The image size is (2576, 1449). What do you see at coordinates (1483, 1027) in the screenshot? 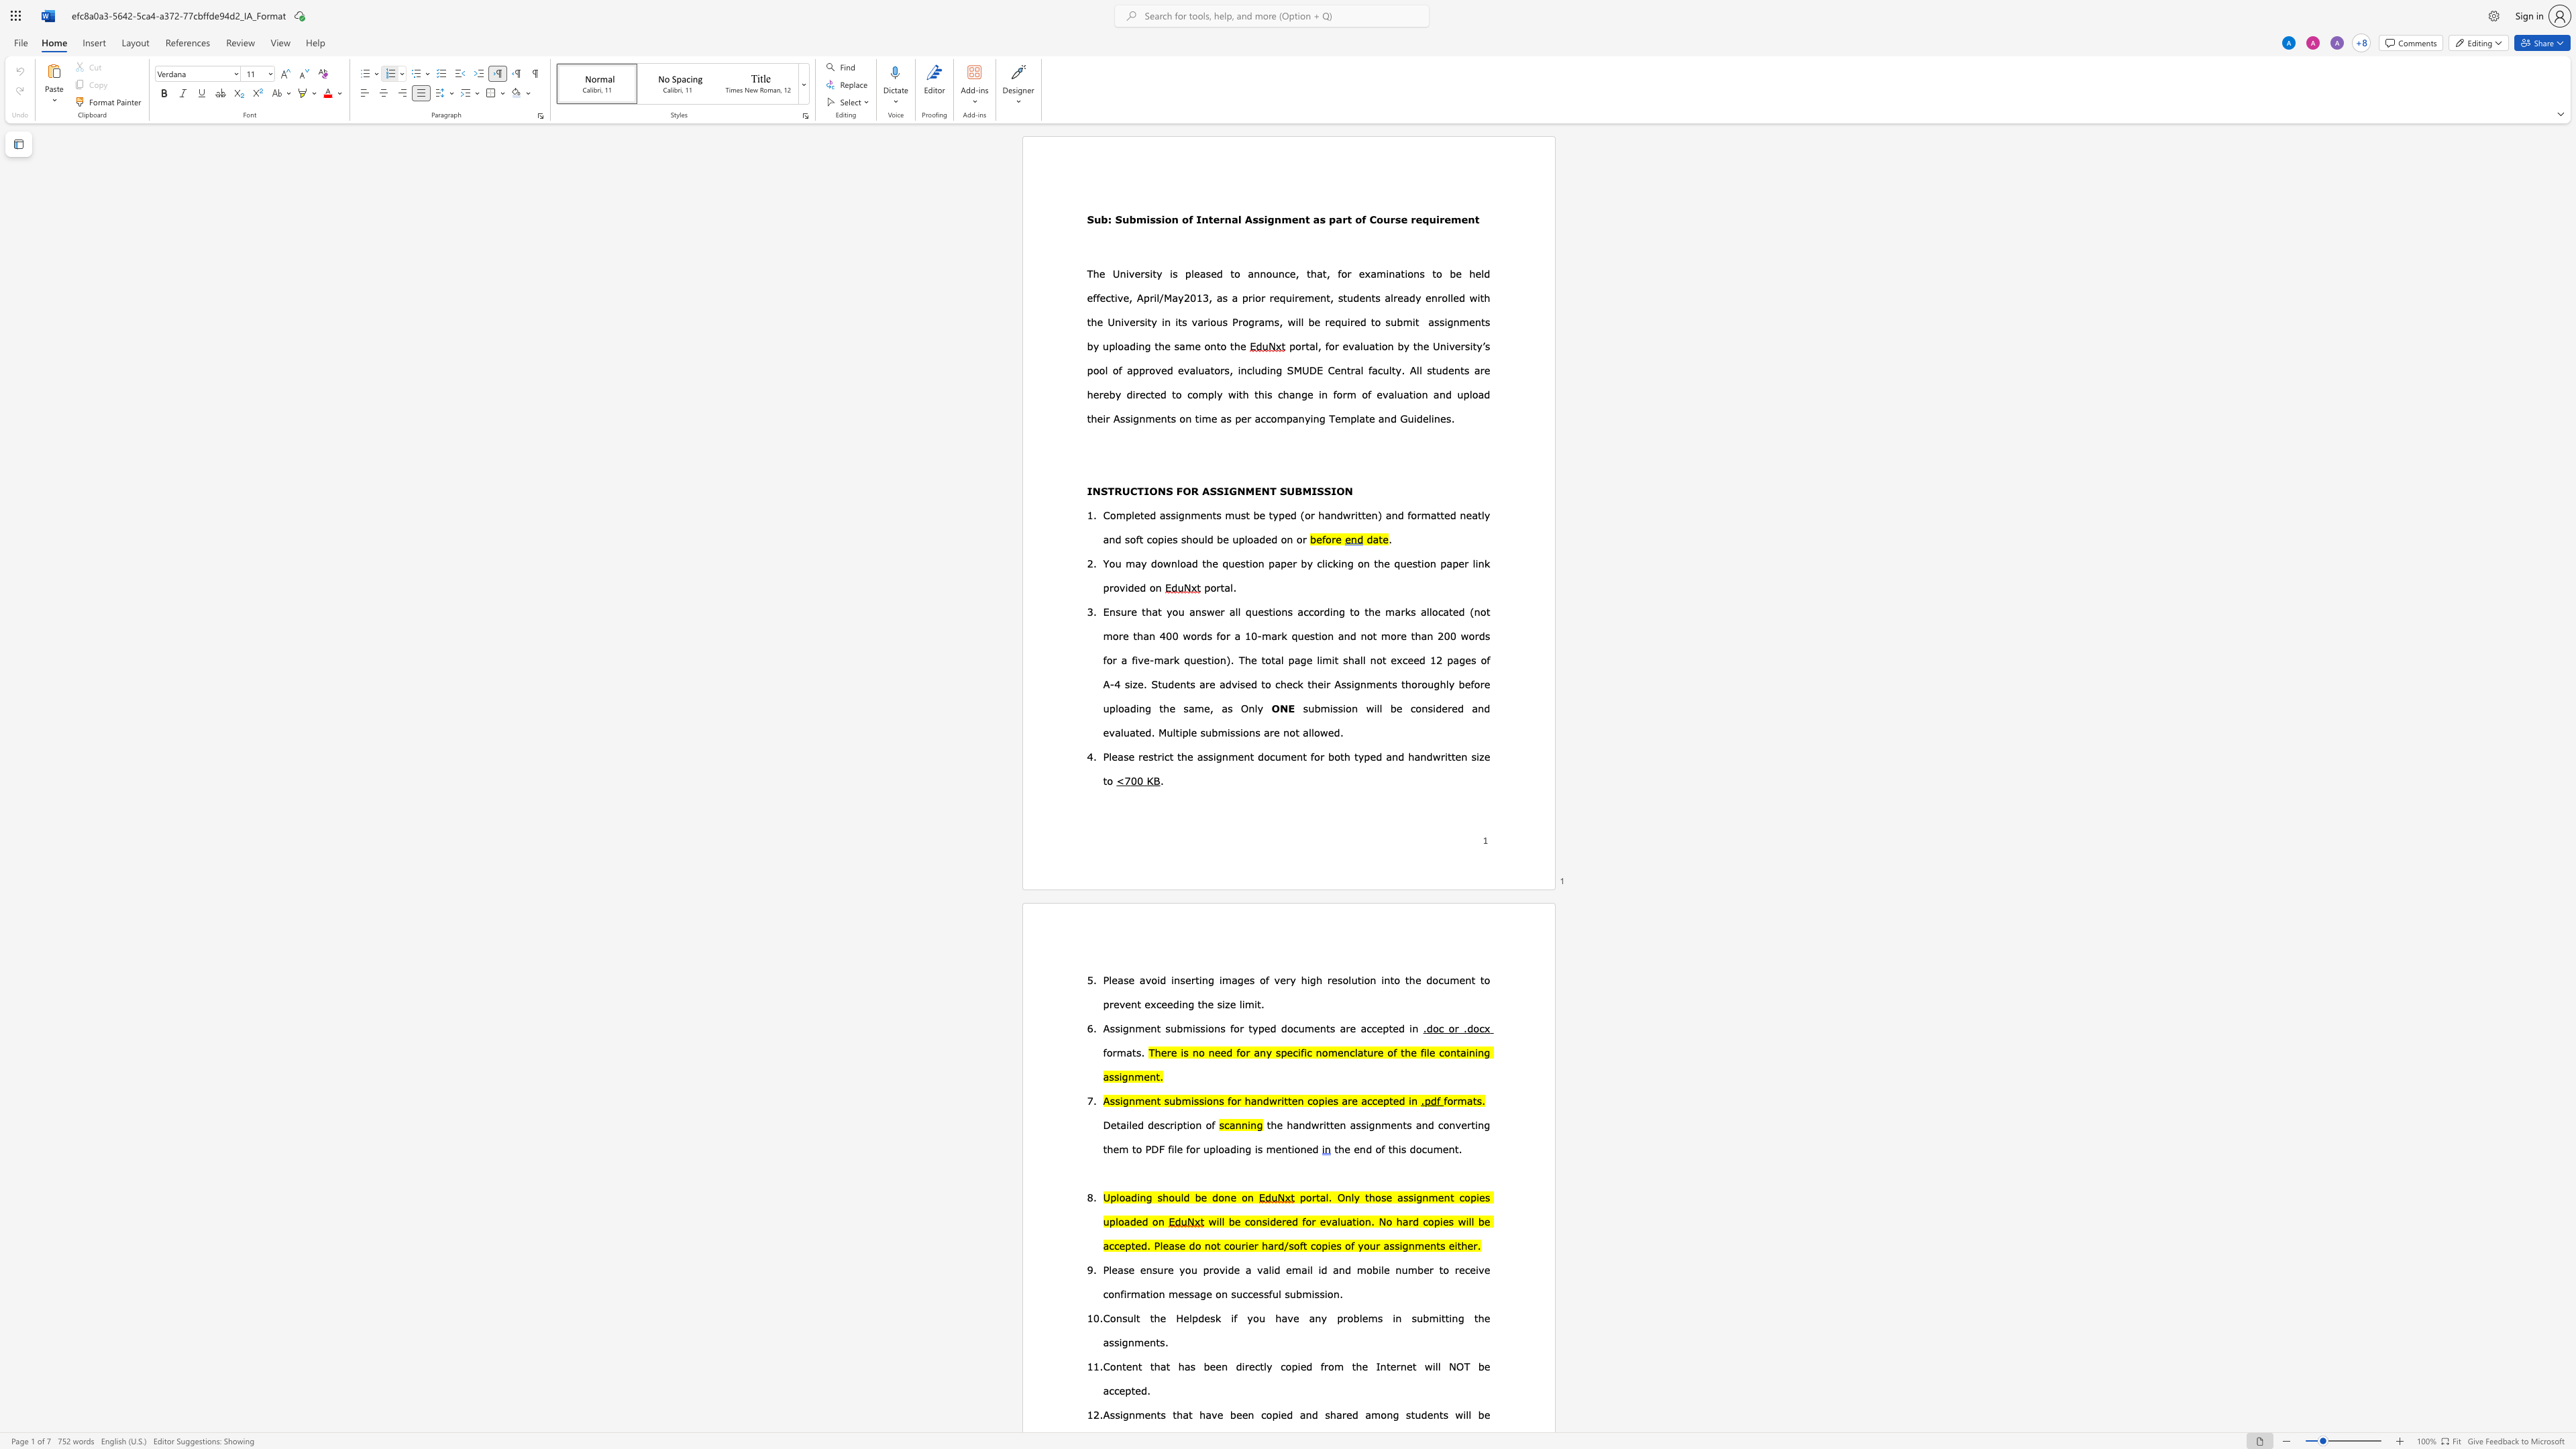
I see `the space between the continuous character "c" and "x" in the text` at bounding box center [1483, 1027].